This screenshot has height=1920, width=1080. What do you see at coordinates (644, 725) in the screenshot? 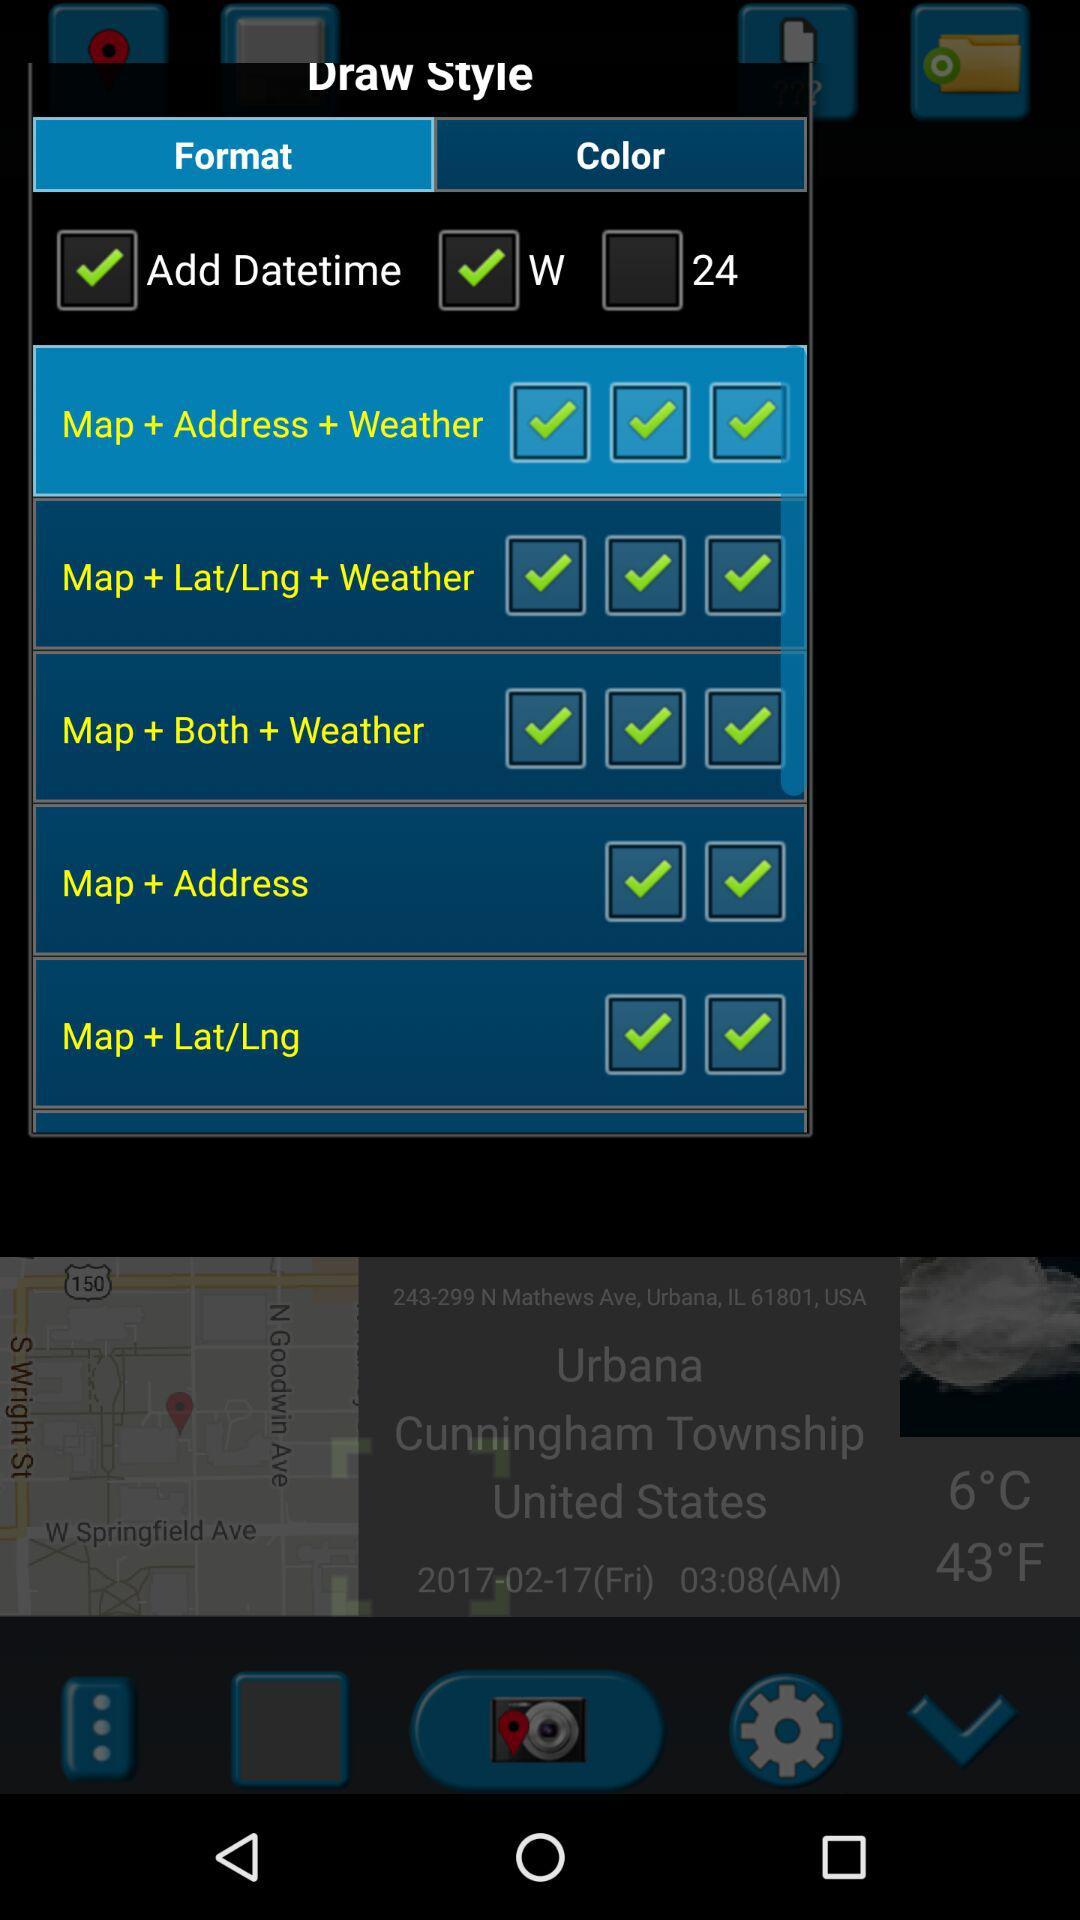
I see `include both map weather` at bounding box center [644, 725].